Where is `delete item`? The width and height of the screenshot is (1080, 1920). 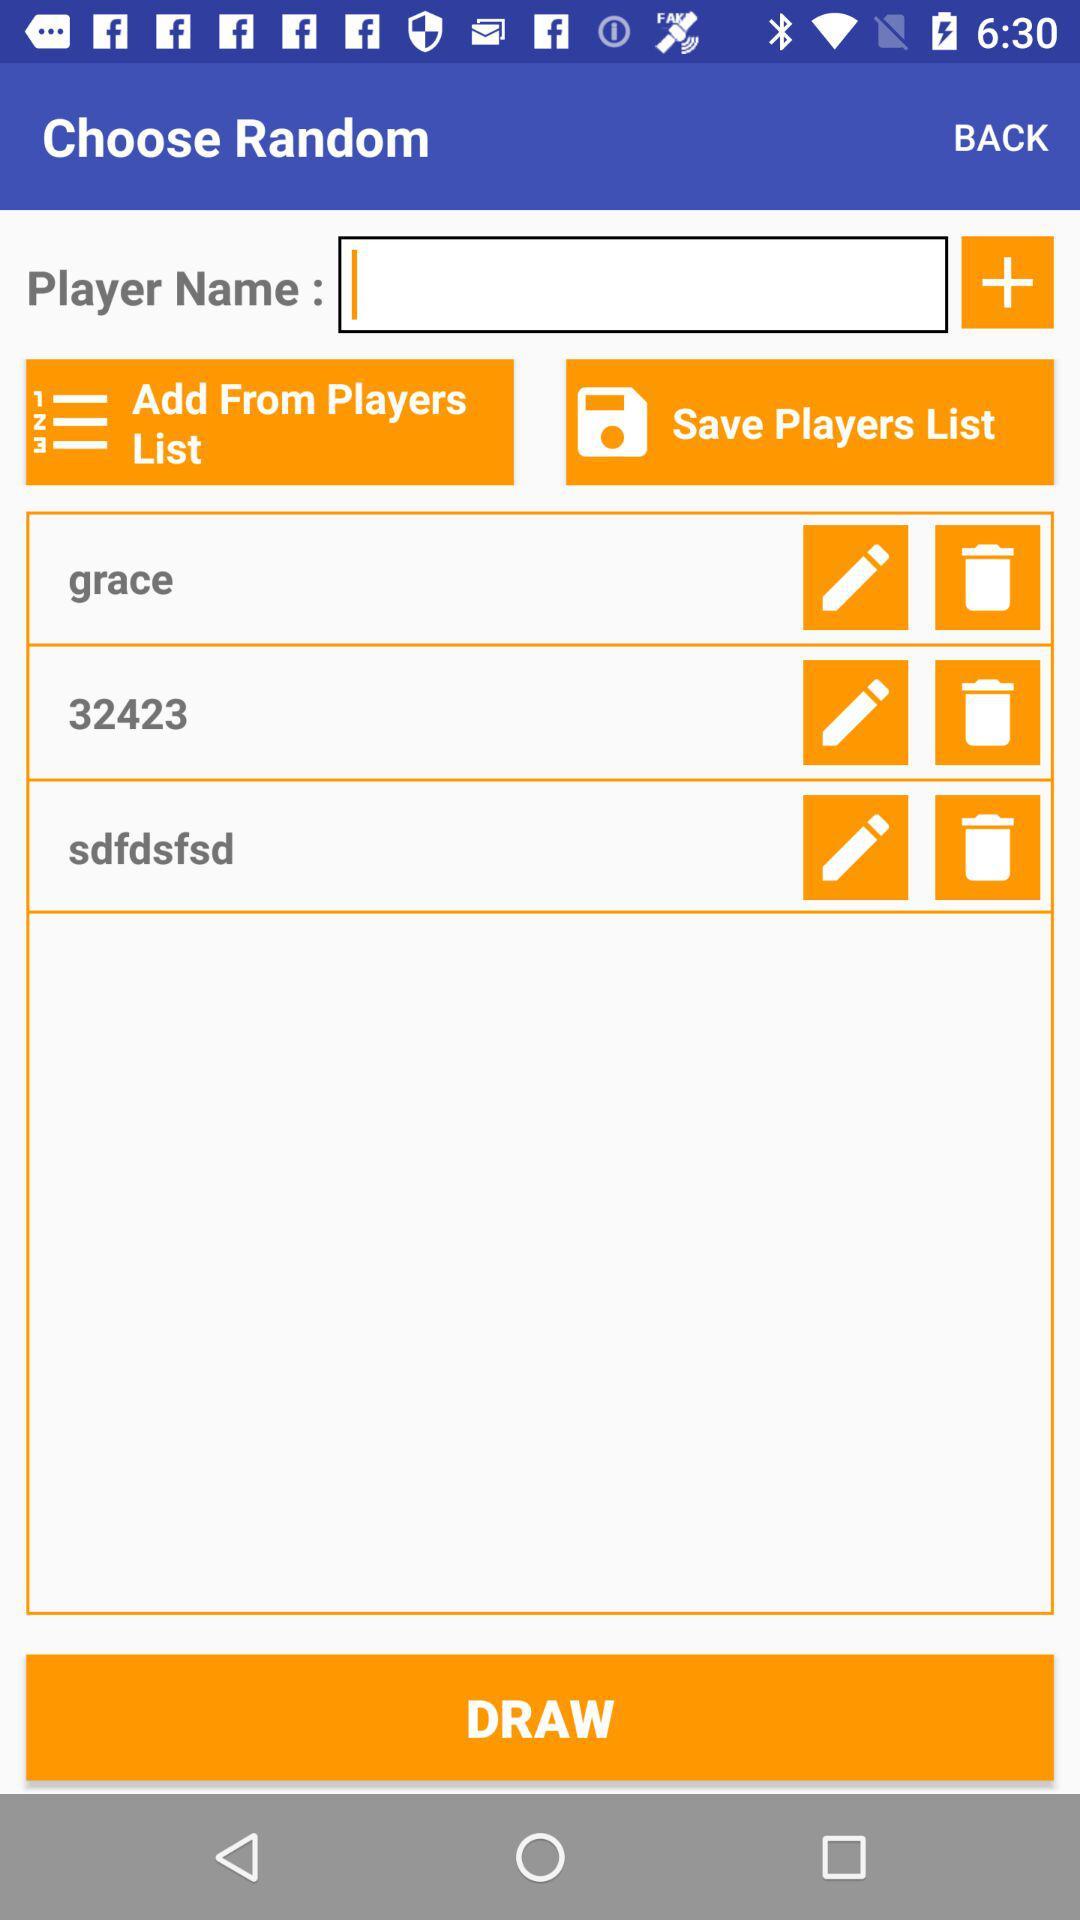 delete item is located at coordinates (986, 847).